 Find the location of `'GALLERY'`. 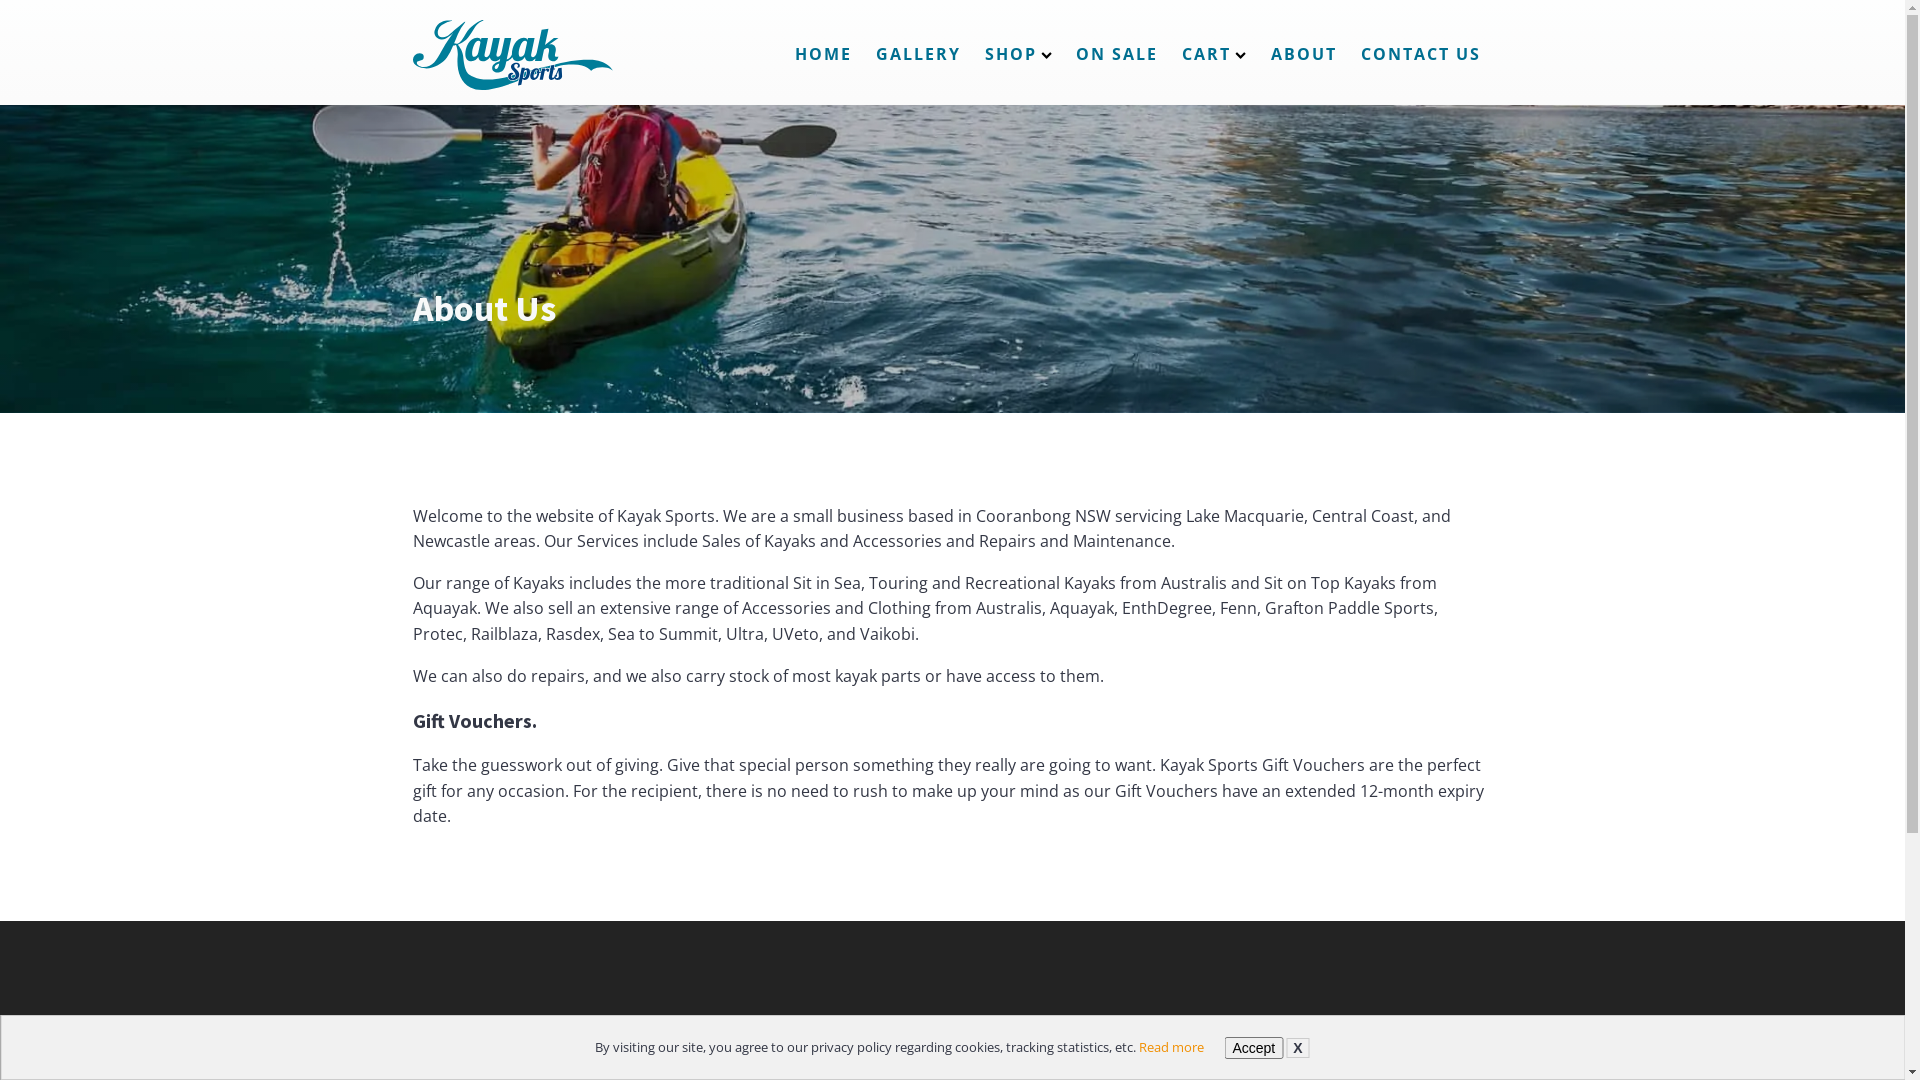

'GALLERY' is located at coordinates (917, 53).